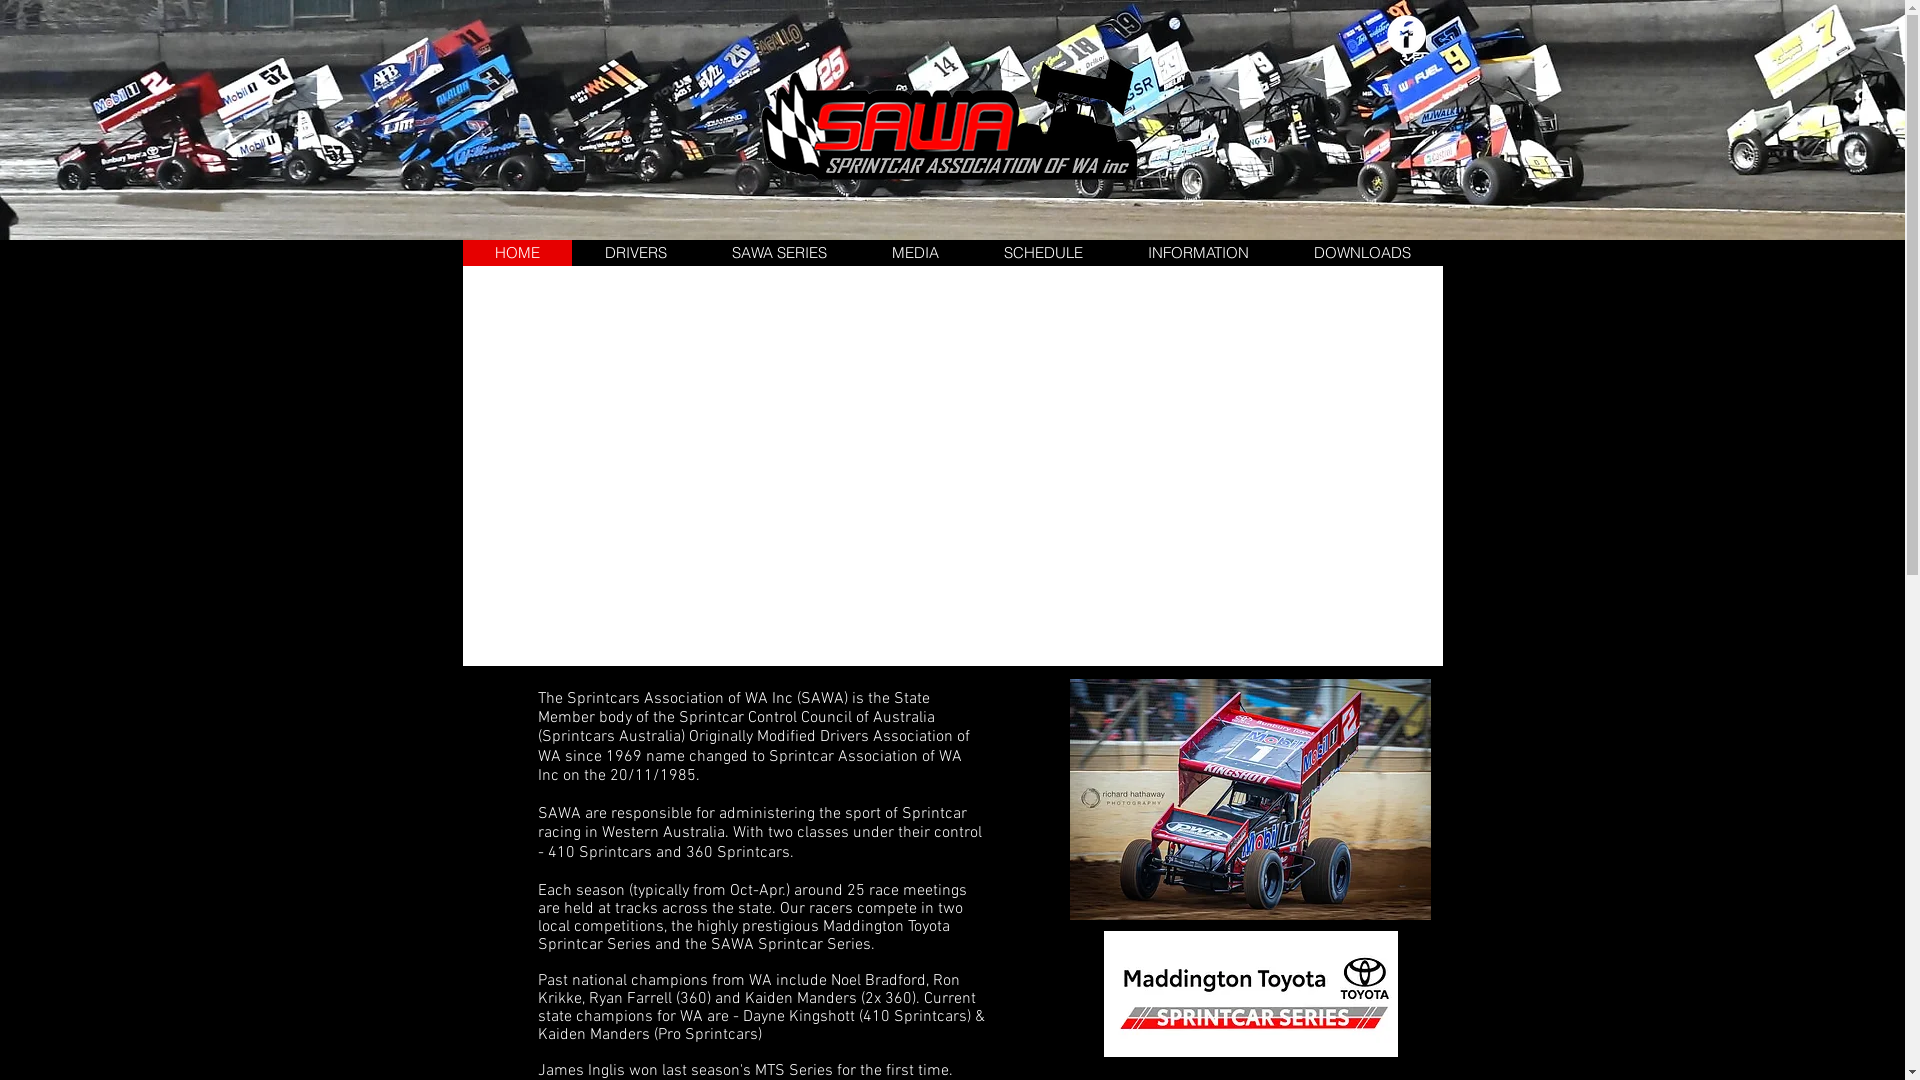 The image size is (1920, 1080). I want to click on 'SAWA SERIES', so click(776, 252).